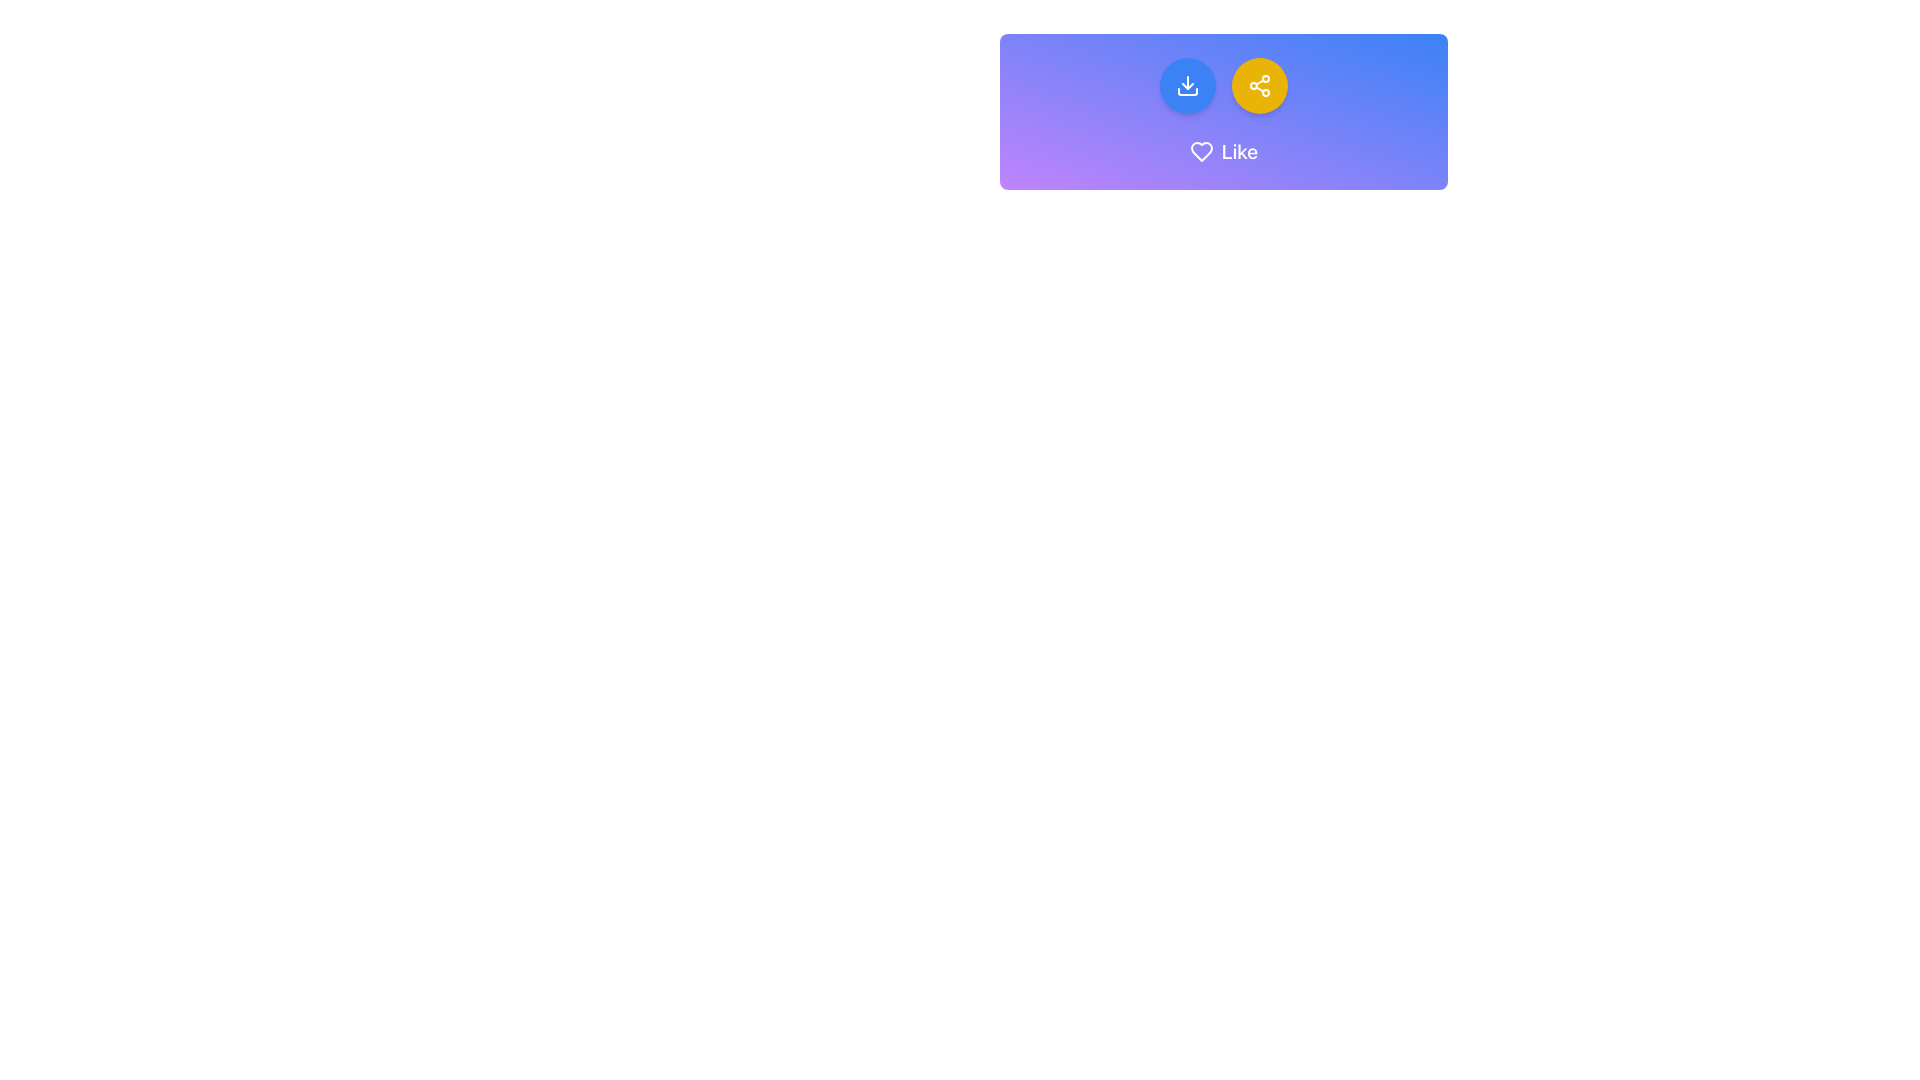  I want to click on the button group containing a blue download button and a yellow share button, so click(1223, 84).